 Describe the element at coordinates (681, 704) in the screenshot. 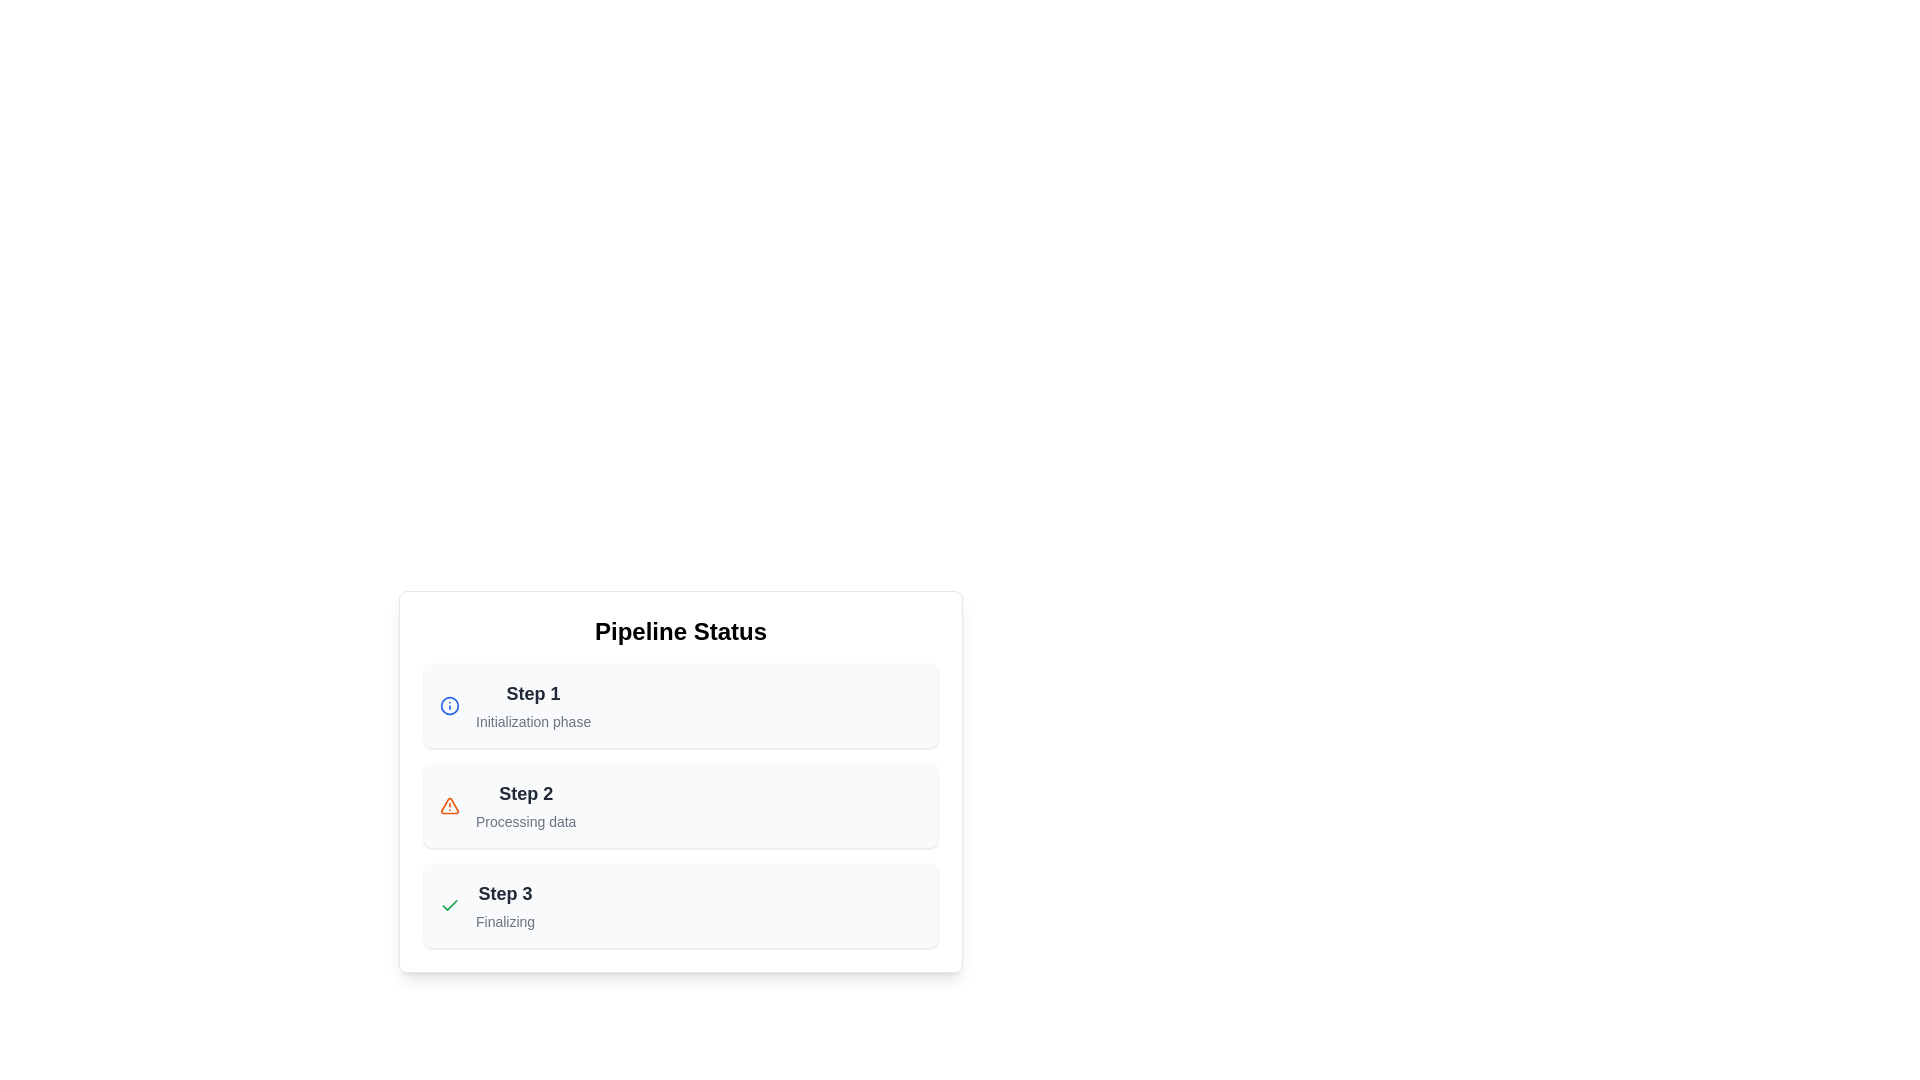

I see `the first step of the pipeline process, labeled 'Step 1', which describes the 'Initialization phase'` at that location.